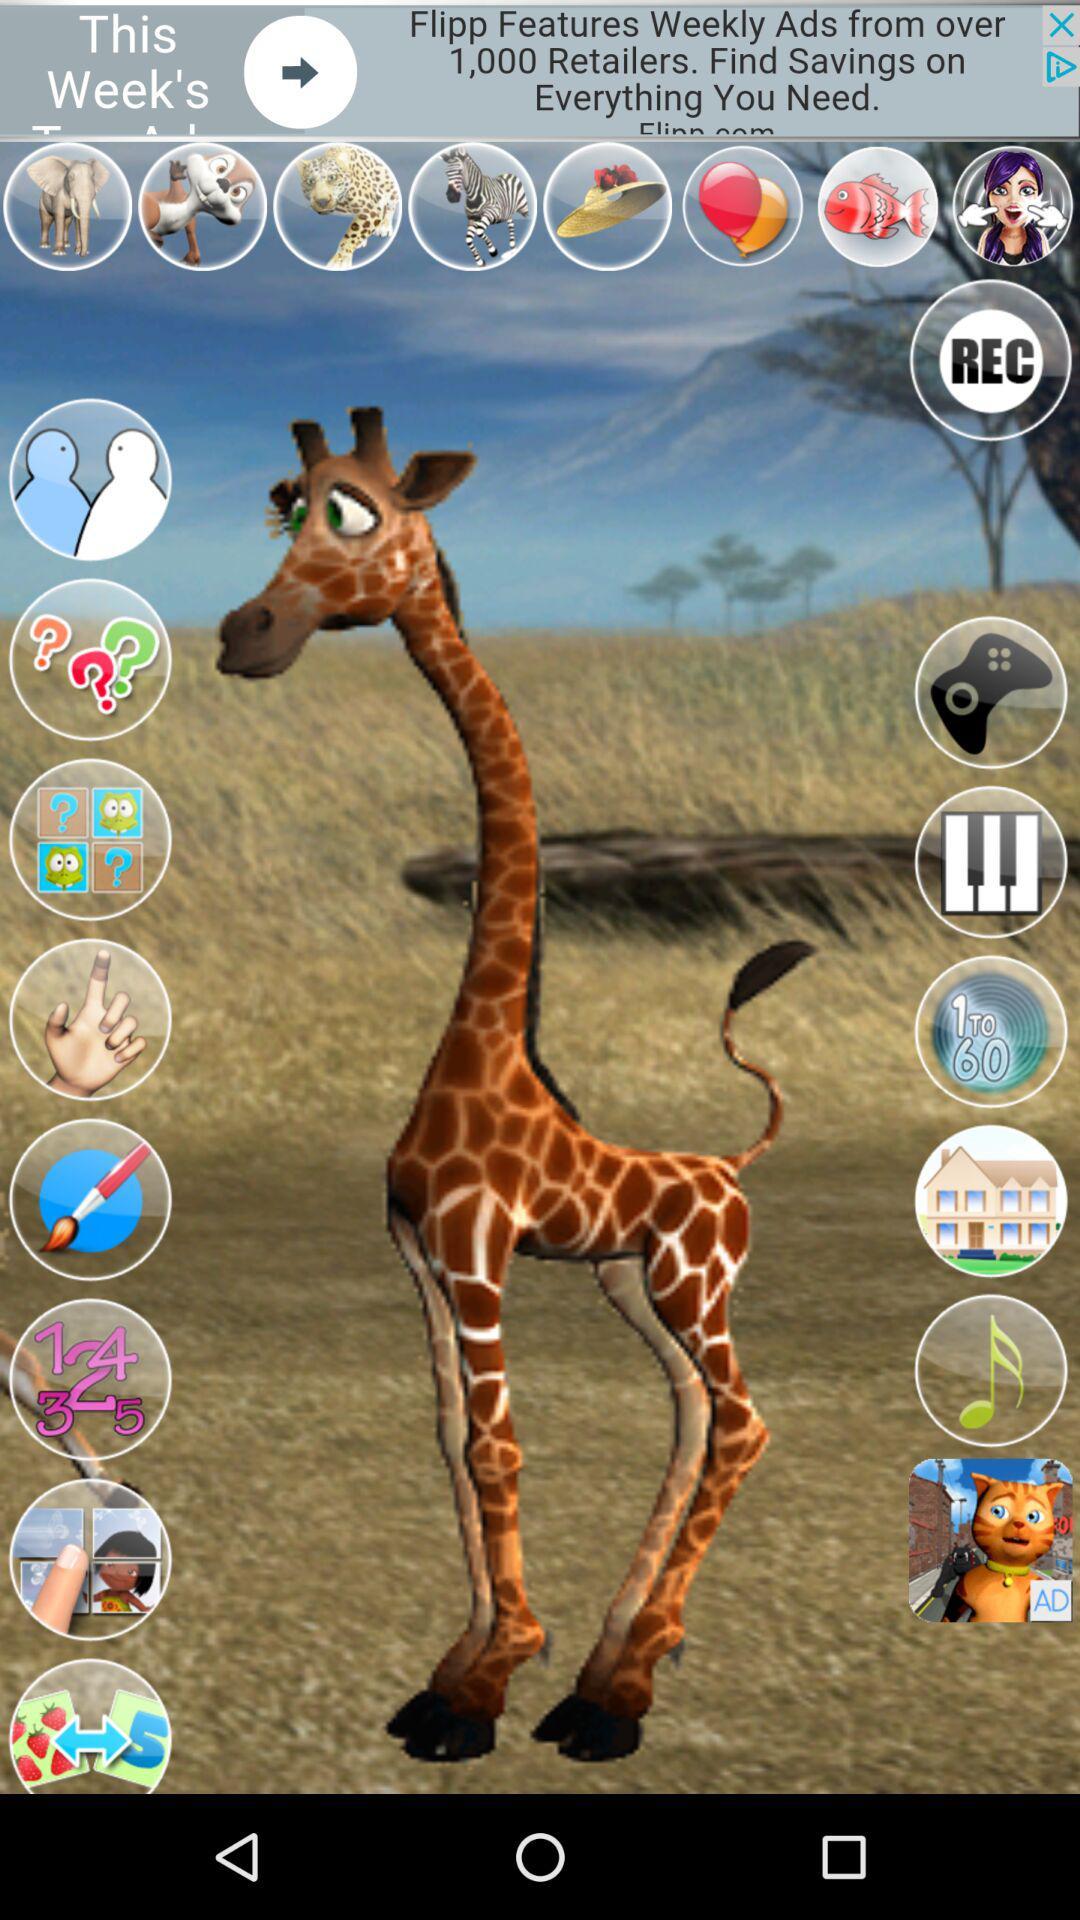 The width and height of the screenshot is (1080, 1920). Describe the element at coordinates (88, 1284) in the screenshot. I see `the edit icon` at that location.